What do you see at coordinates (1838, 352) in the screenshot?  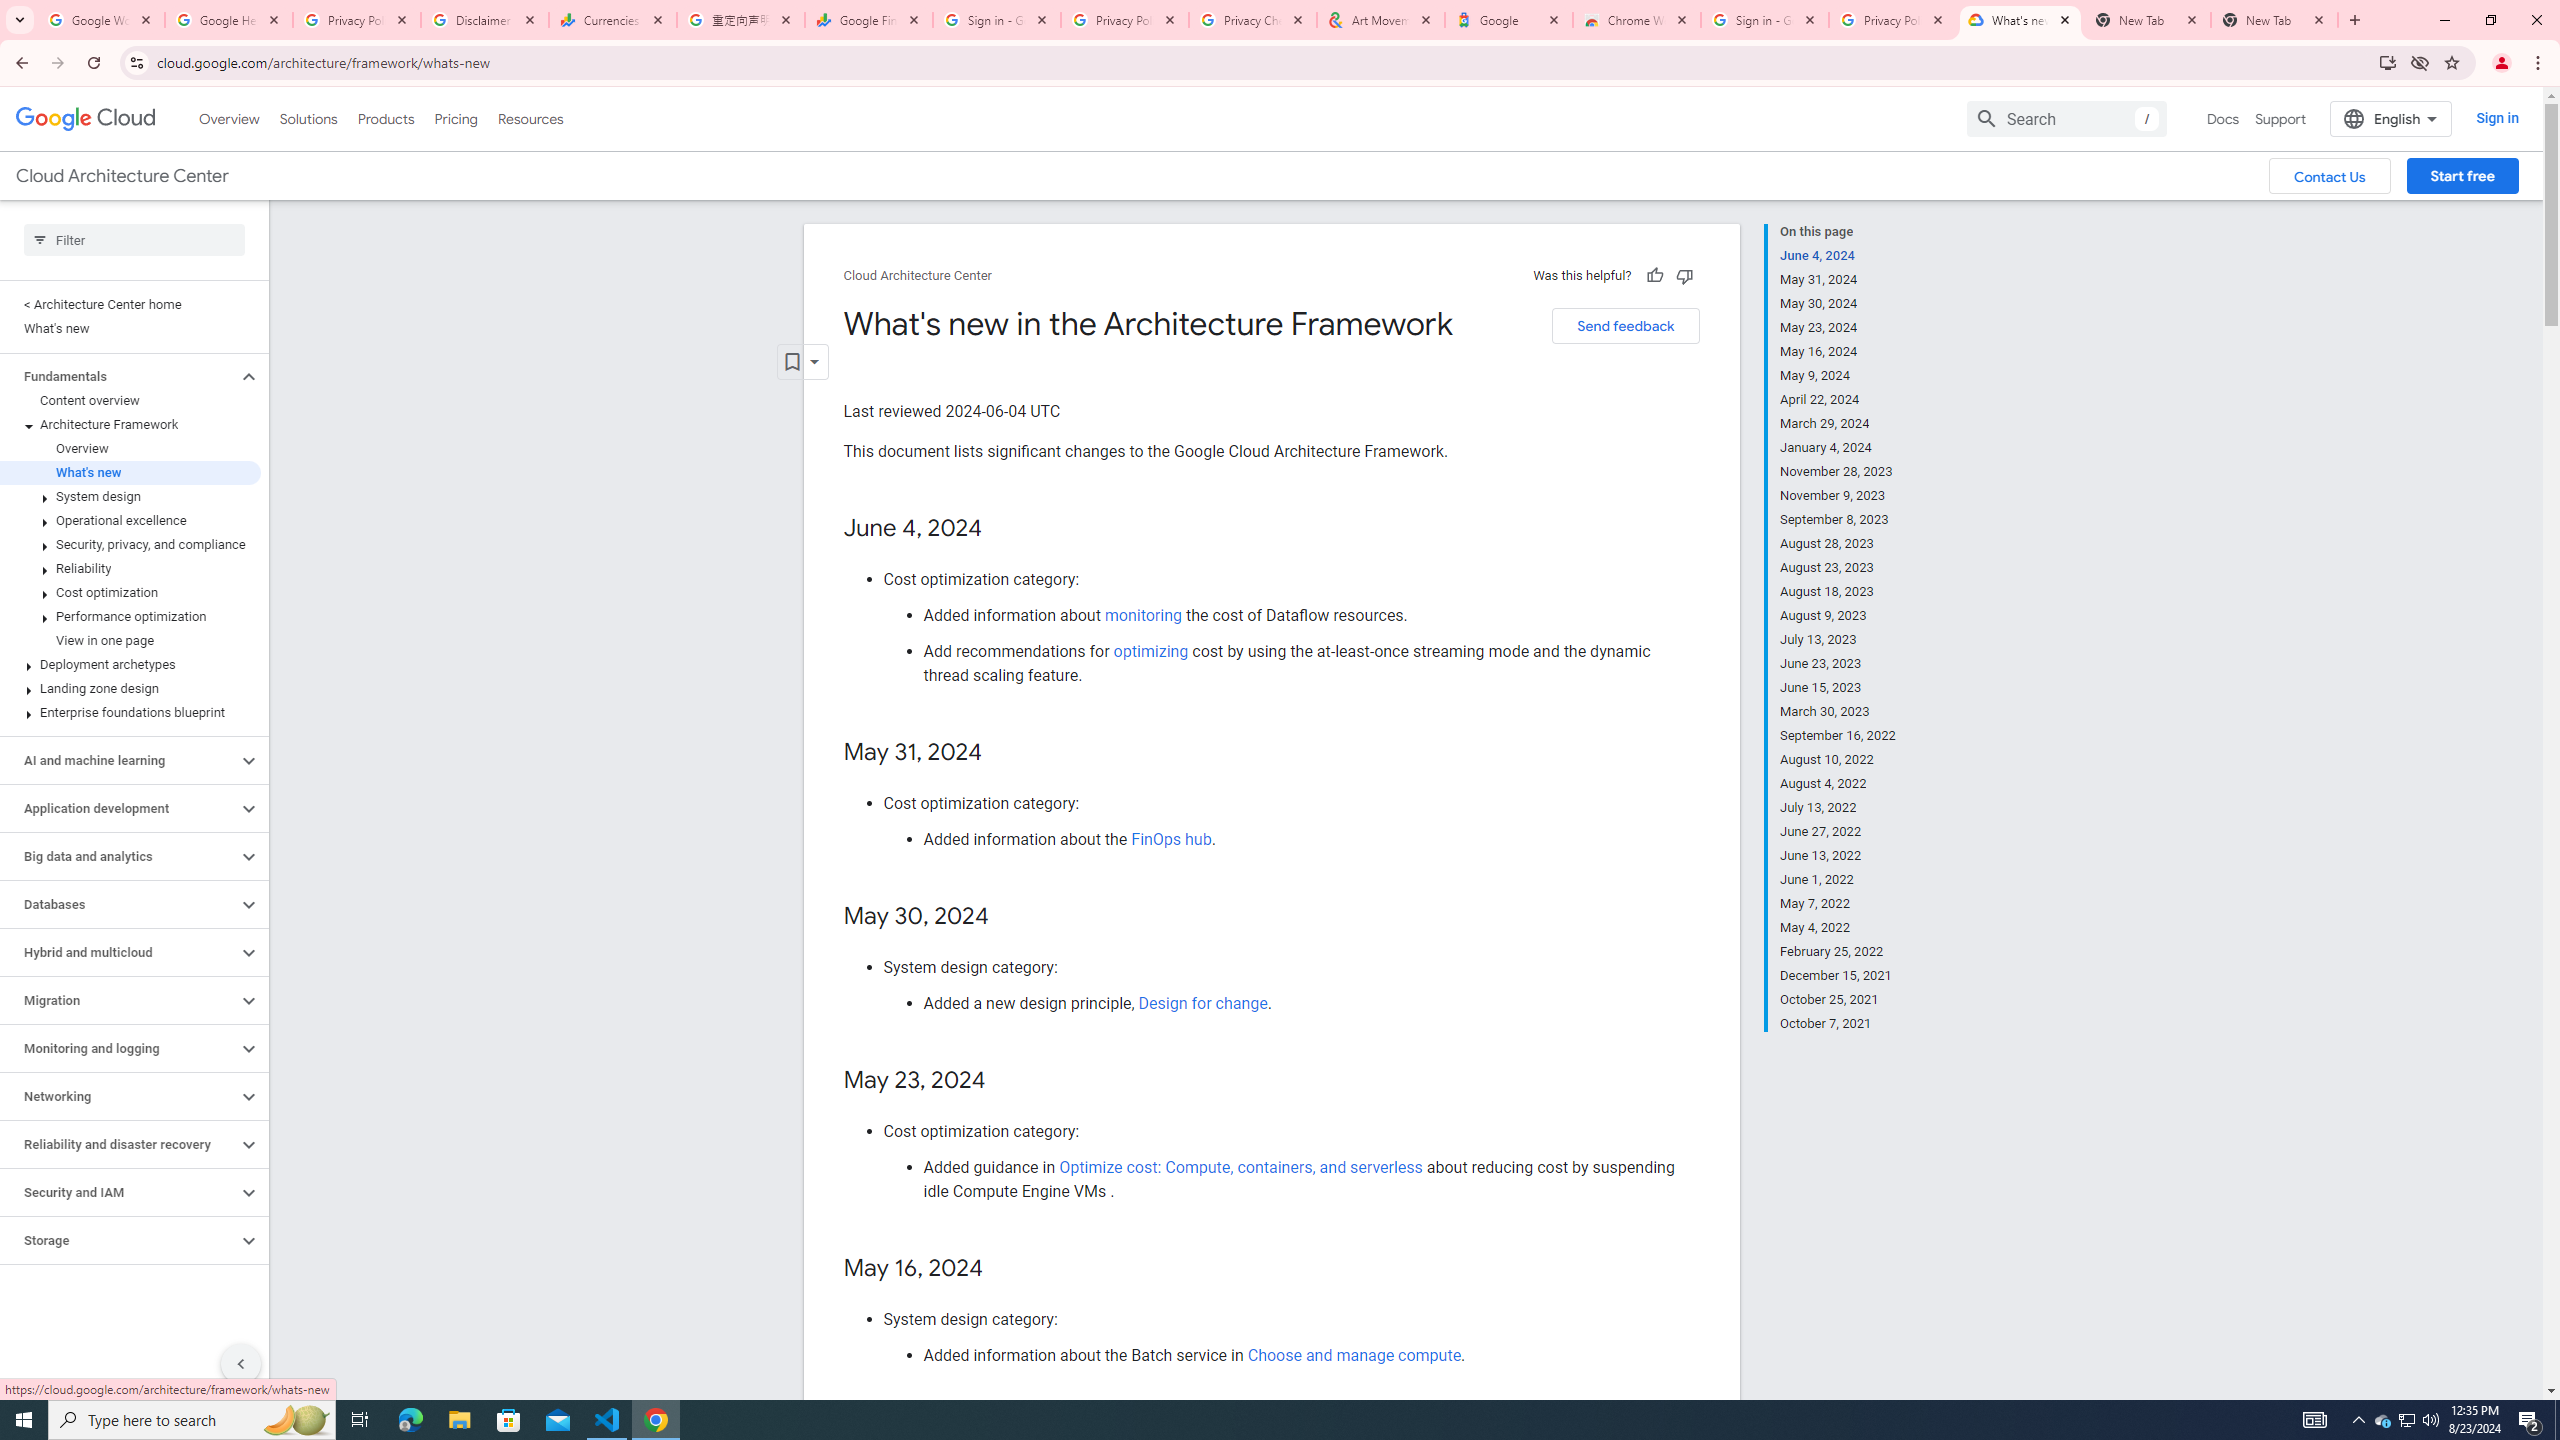 I see `'May 16, 2024'` at bounding box center [1838, 352].